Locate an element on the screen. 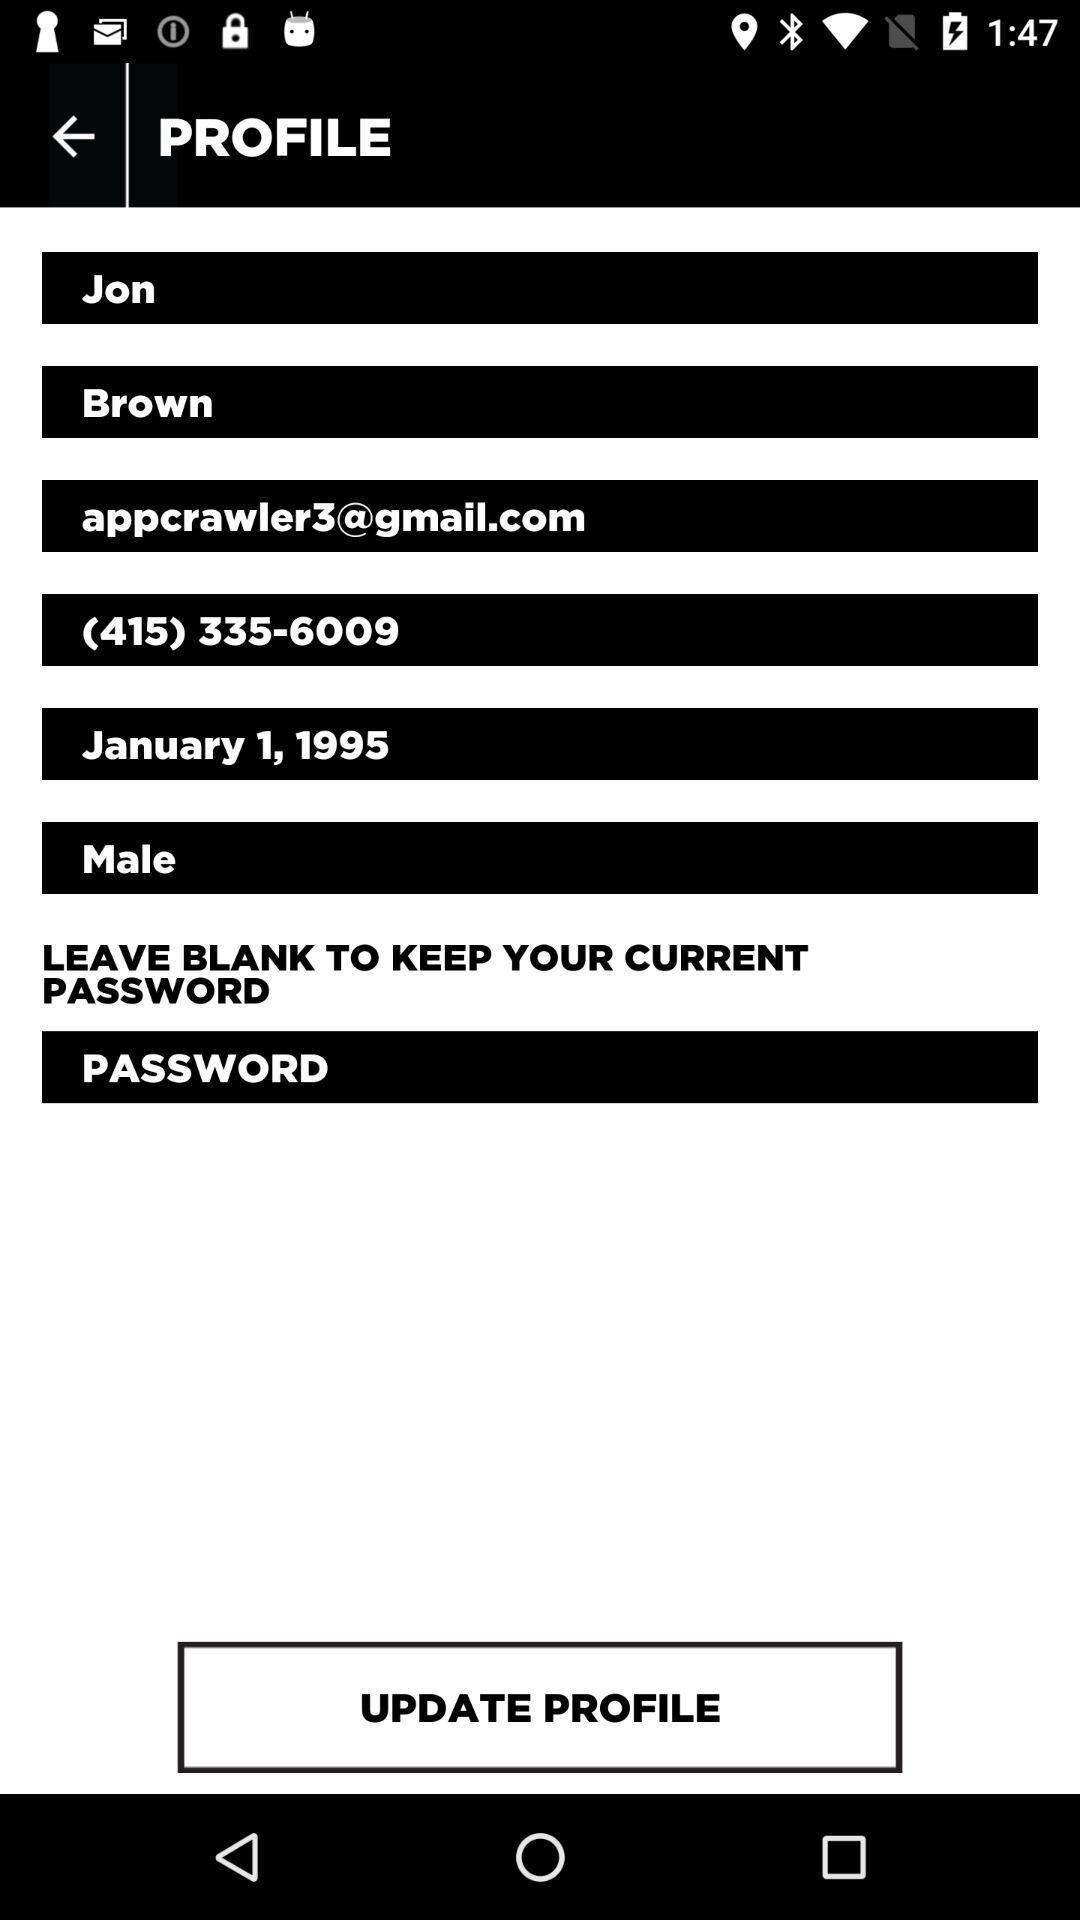 The image size is (1080, 1920). to use click the password is located at coordinates (540, 1066).